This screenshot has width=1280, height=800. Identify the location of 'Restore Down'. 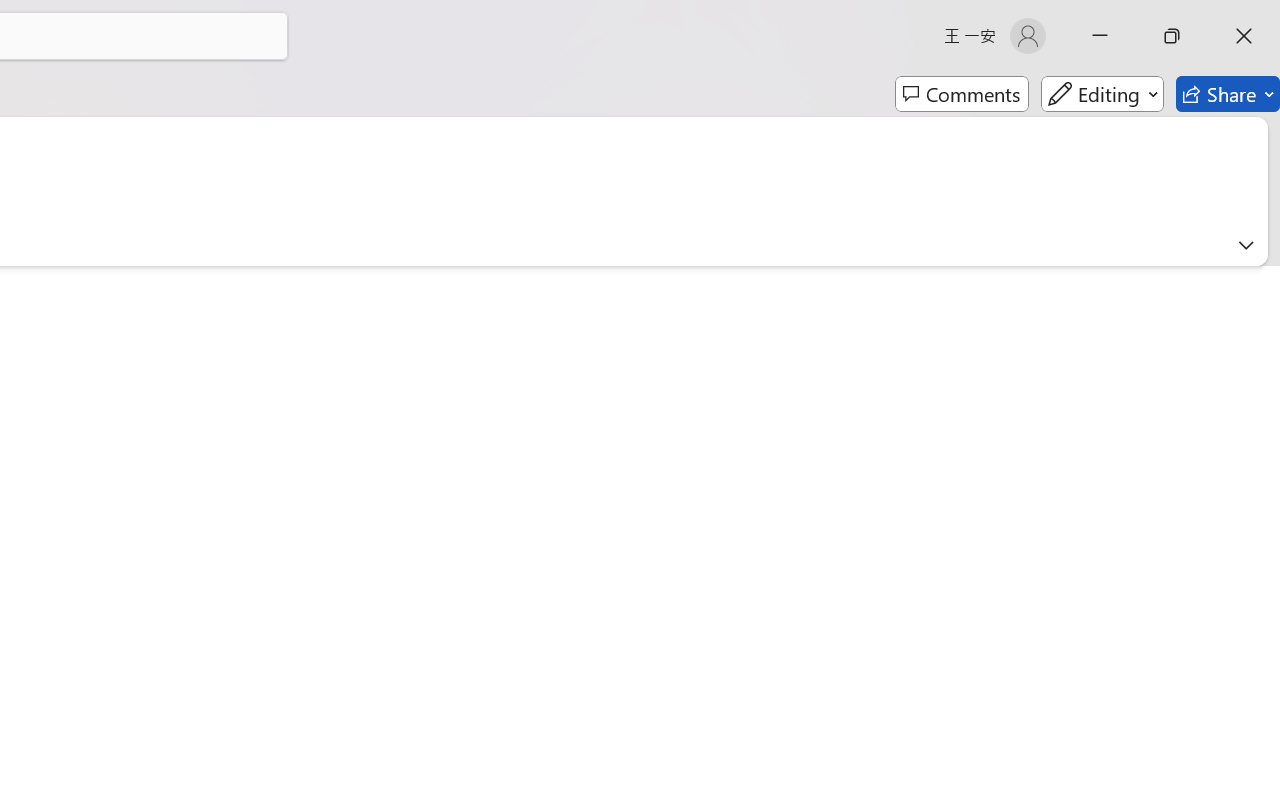
(1172, 35).